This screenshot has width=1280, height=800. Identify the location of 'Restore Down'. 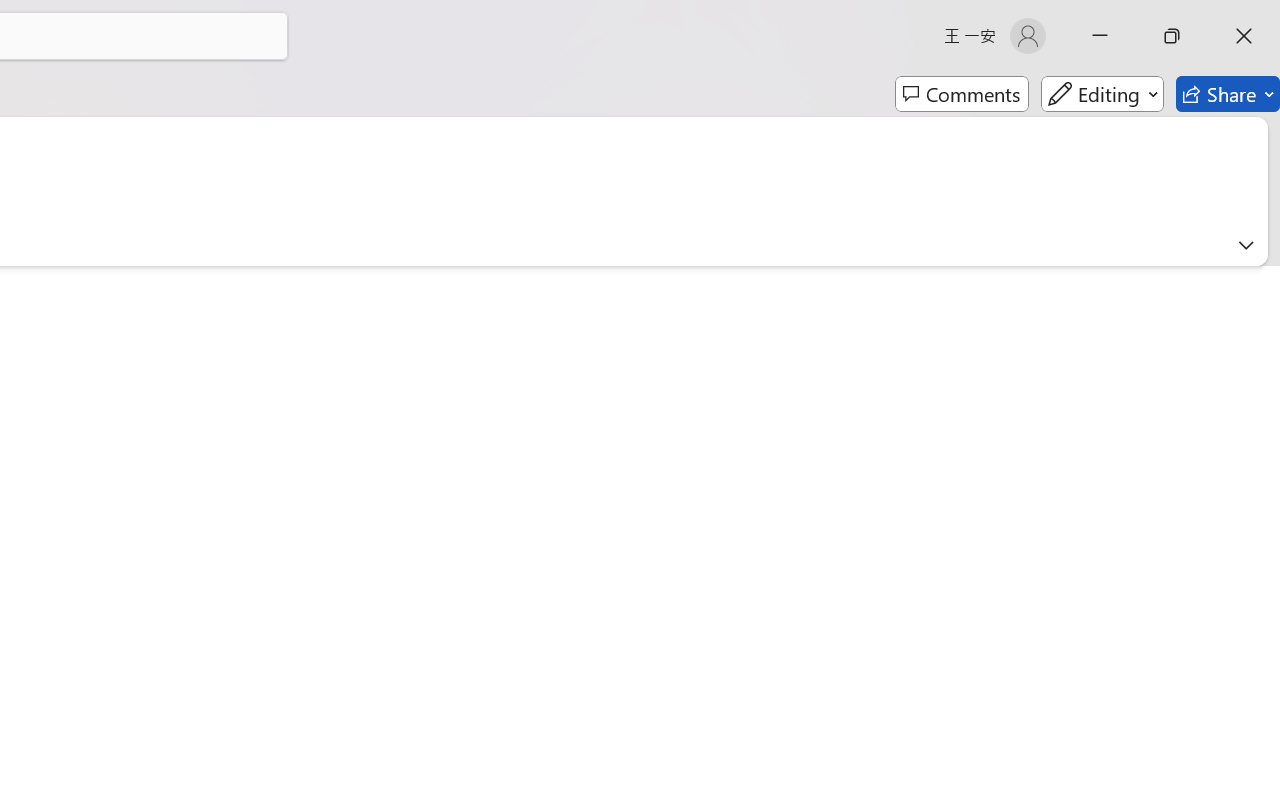
(1172, 35).